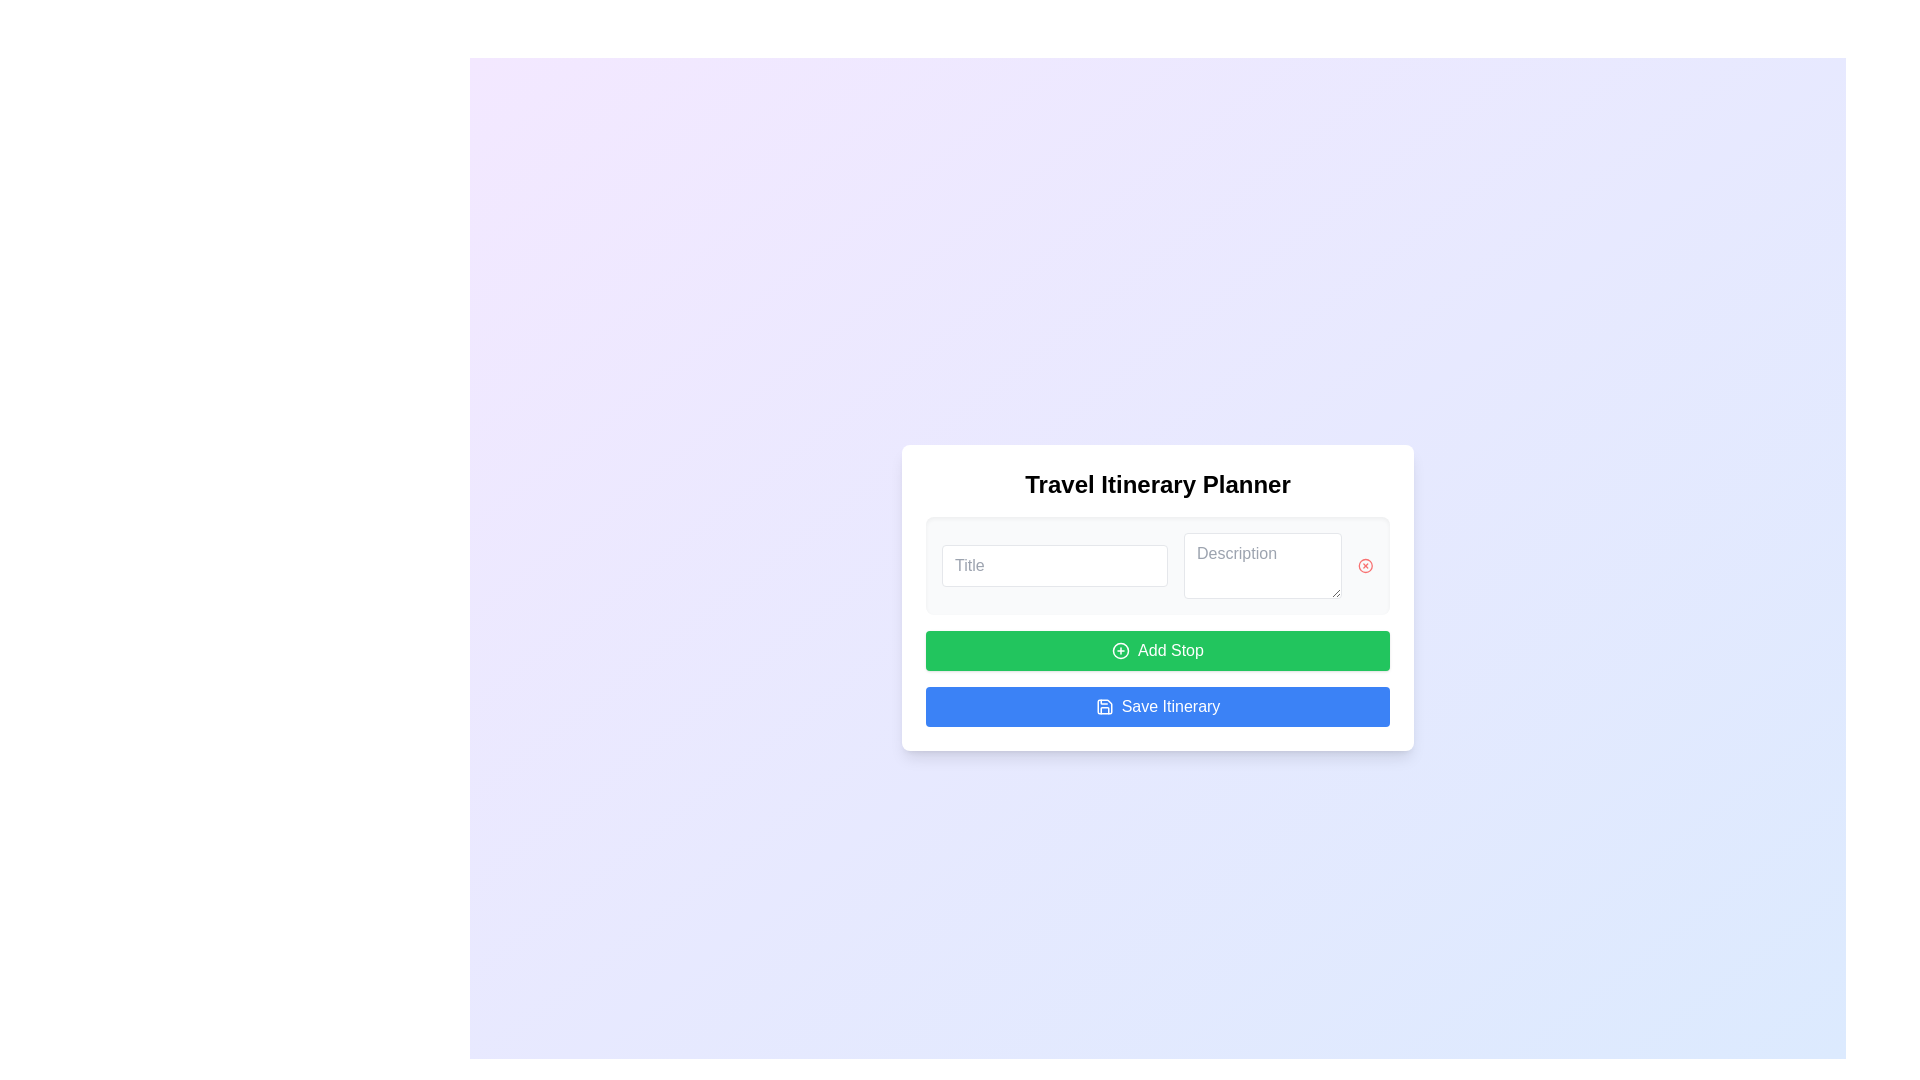 The height and width of the screenshot is (1080, 1920). I want to click on the 'Save Itinerary' button, which is a prominent rectangular button with rounded edges, rich blue background, and white bold text, located directly below the green 'Add Stop' button, so click(1157, 705).